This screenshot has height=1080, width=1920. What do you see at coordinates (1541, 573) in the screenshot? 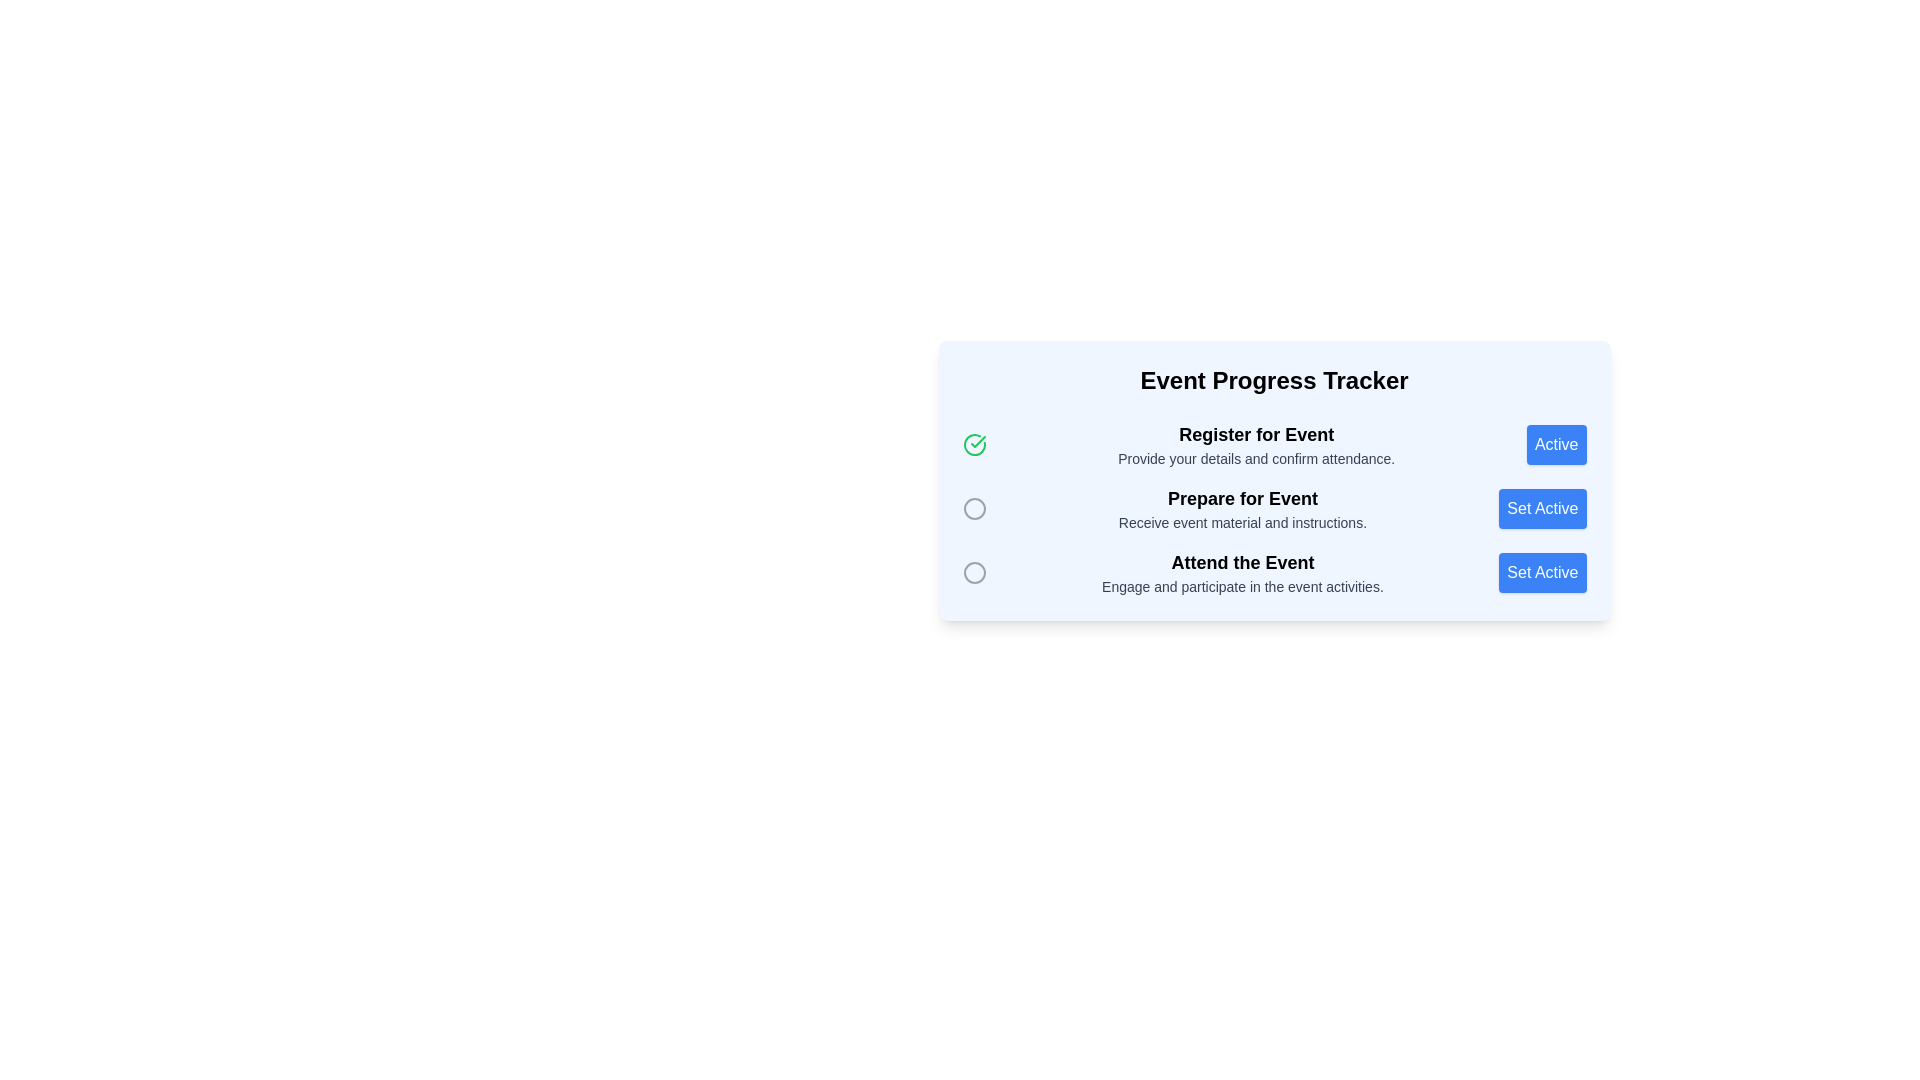
I see `the 'Set Active' button, which is the last button on the right side of the 'Event Progress Tracker' UI component` at bounding box center [1541, 573].